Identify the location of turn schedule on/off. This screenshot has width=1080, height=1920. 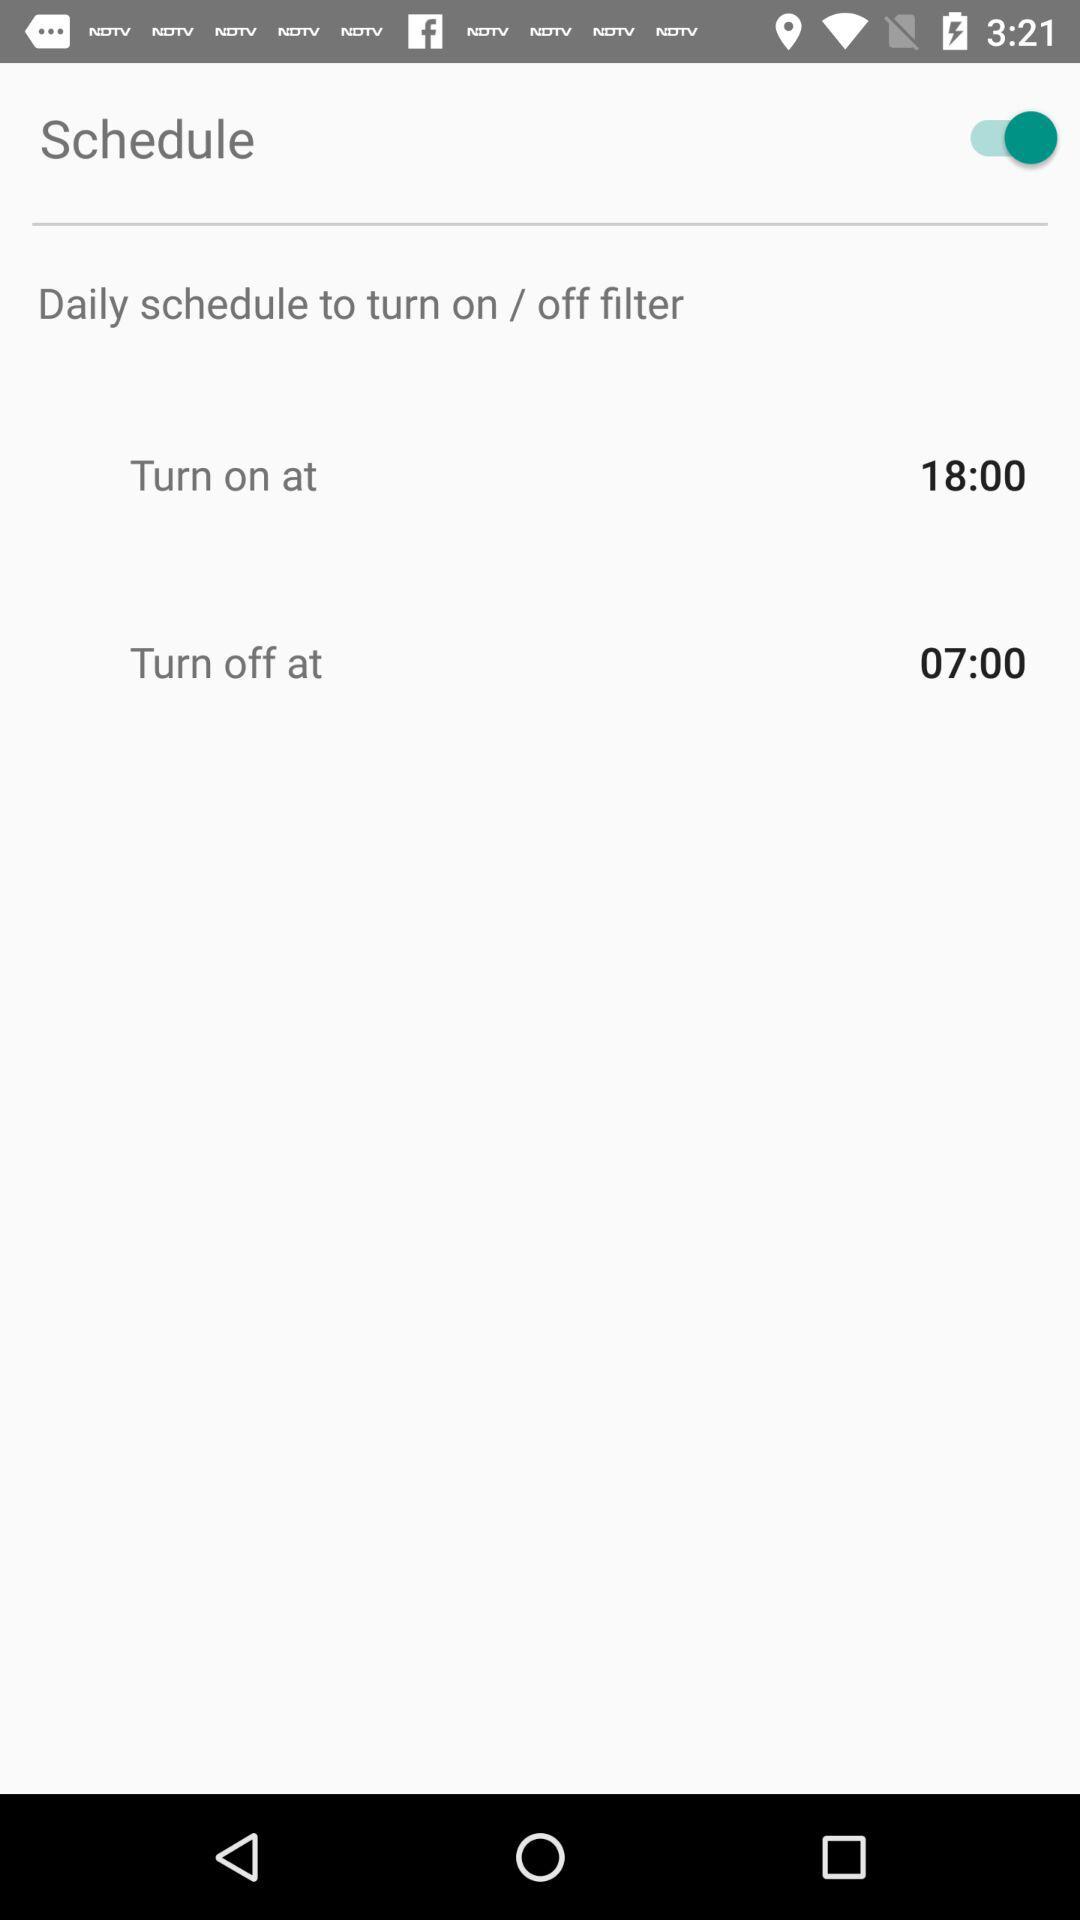
(1004, 136).